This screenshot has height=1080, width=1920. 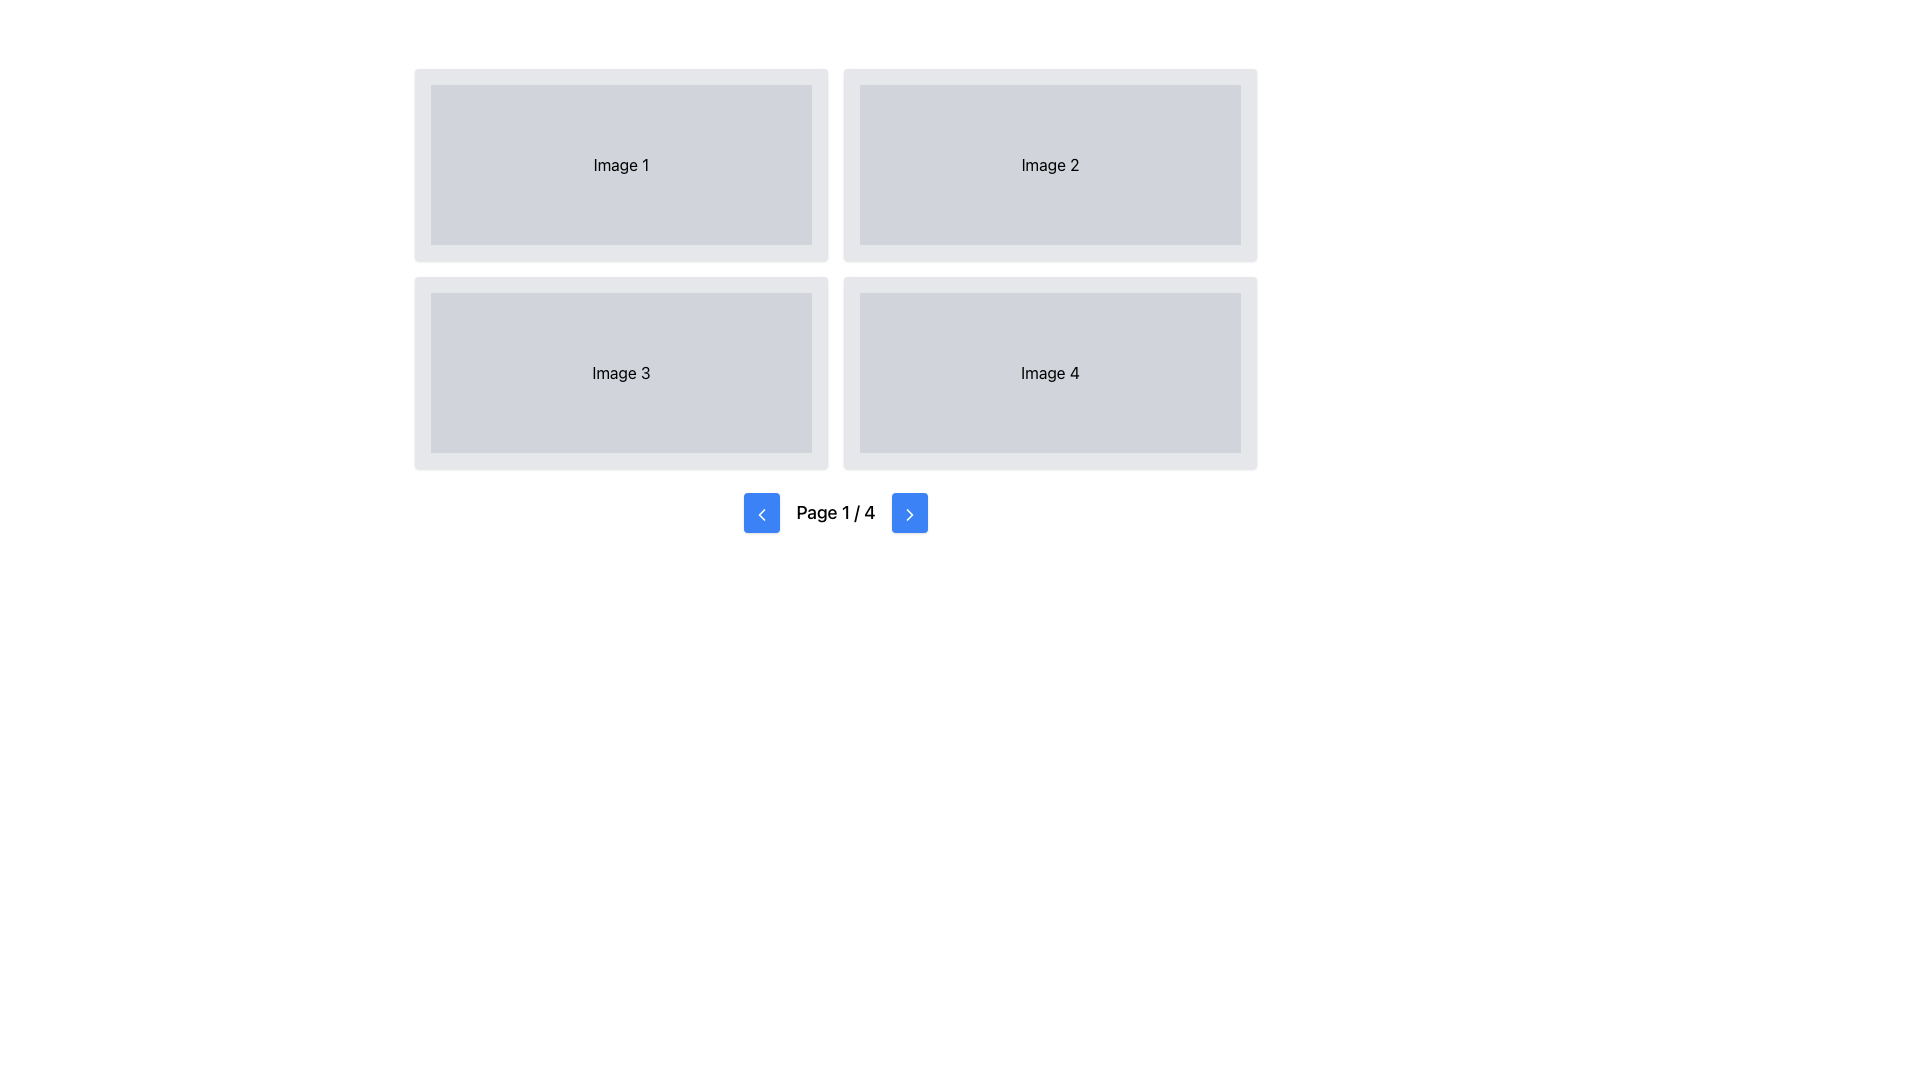 I want to click on the button-like card representing 'Image 1' located in the top-left corner of the grid layout, so click(x=620, y=164).